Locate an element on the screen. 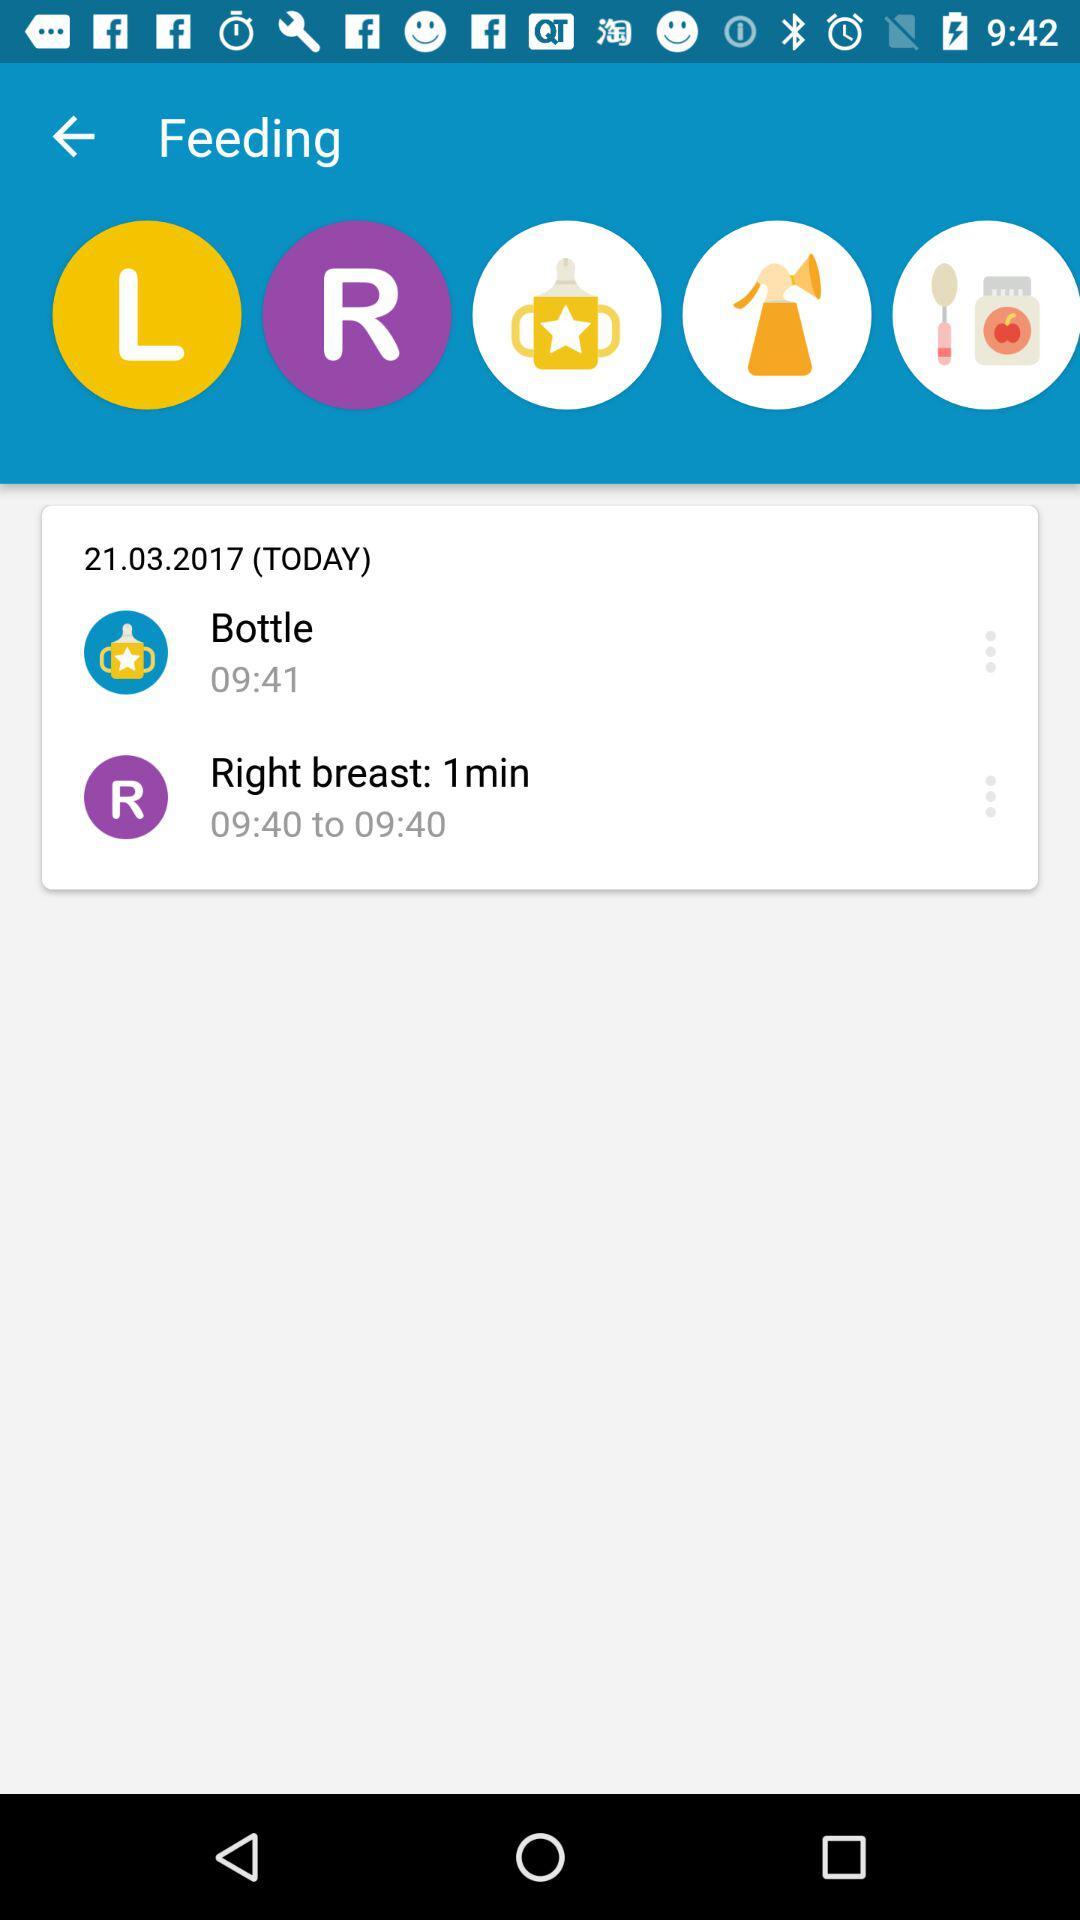 This screenshot has width=1080, height=1920. open the sub-menu for this item is located at coordinates (995, 651).